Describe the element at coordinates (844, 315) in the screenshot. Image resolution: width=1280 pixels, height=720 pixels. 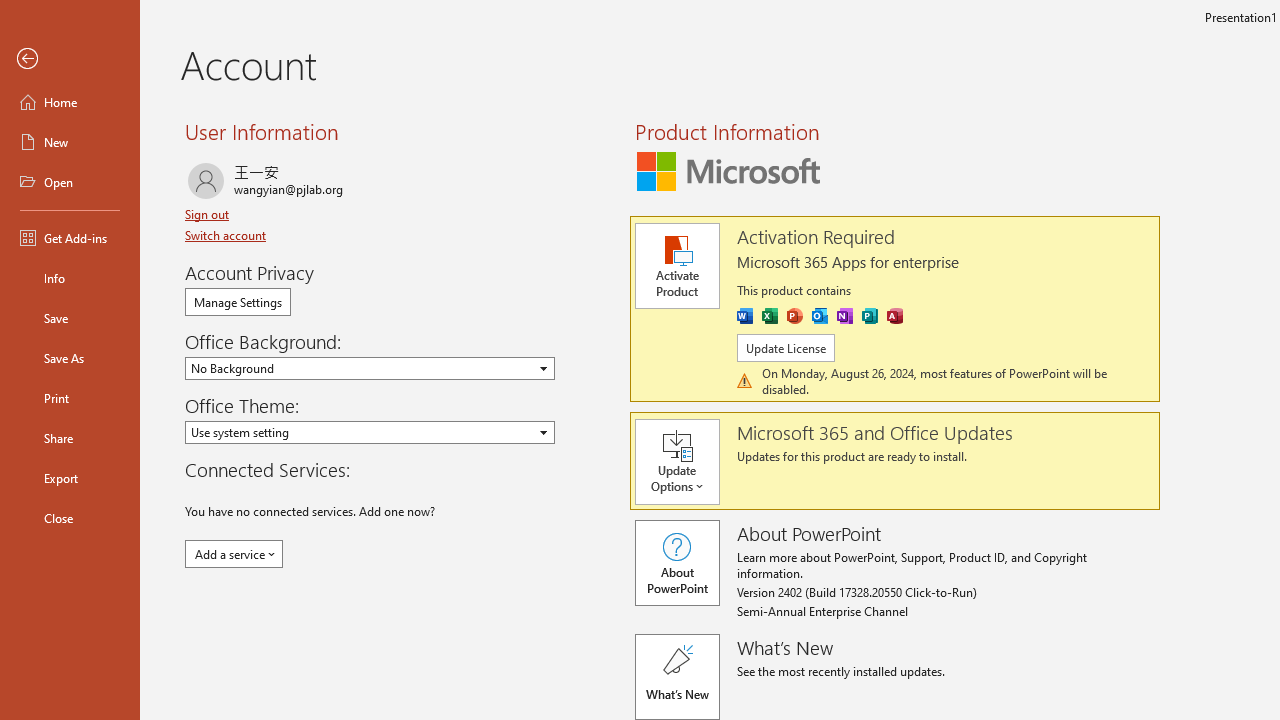
I see `'OneNote'` at that location.